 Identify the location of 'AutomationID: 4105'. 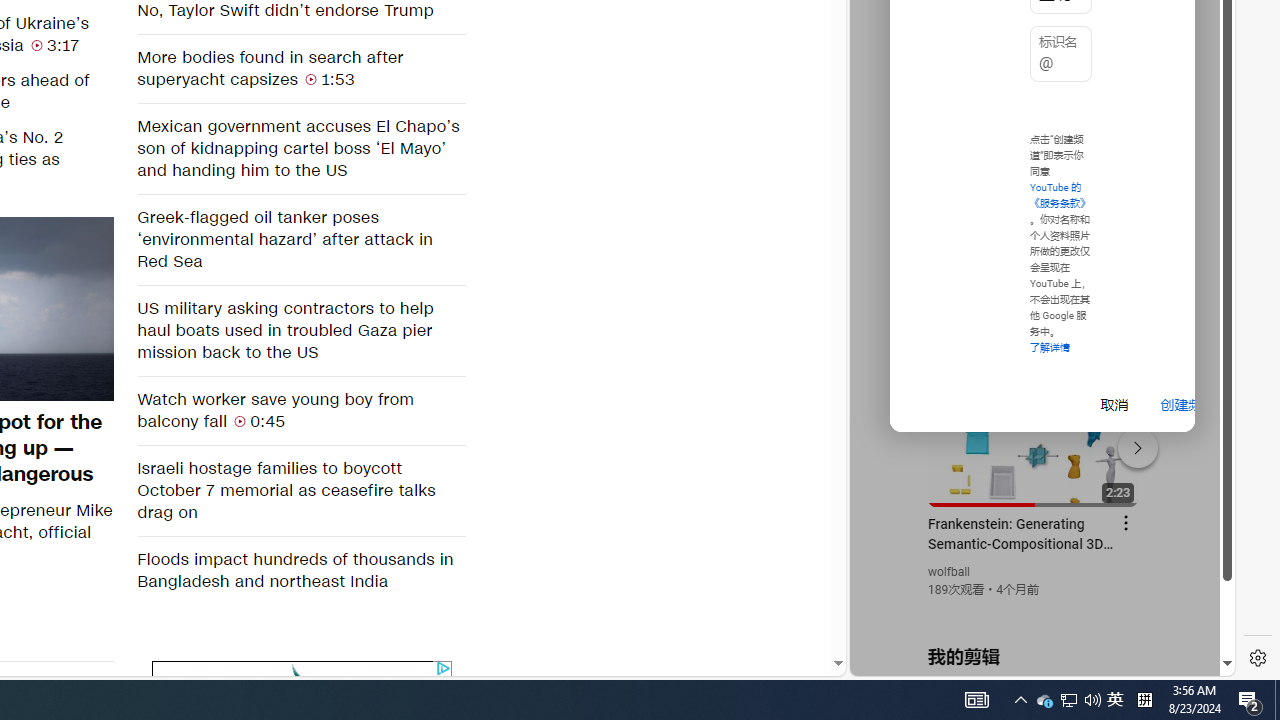
(977, 698).